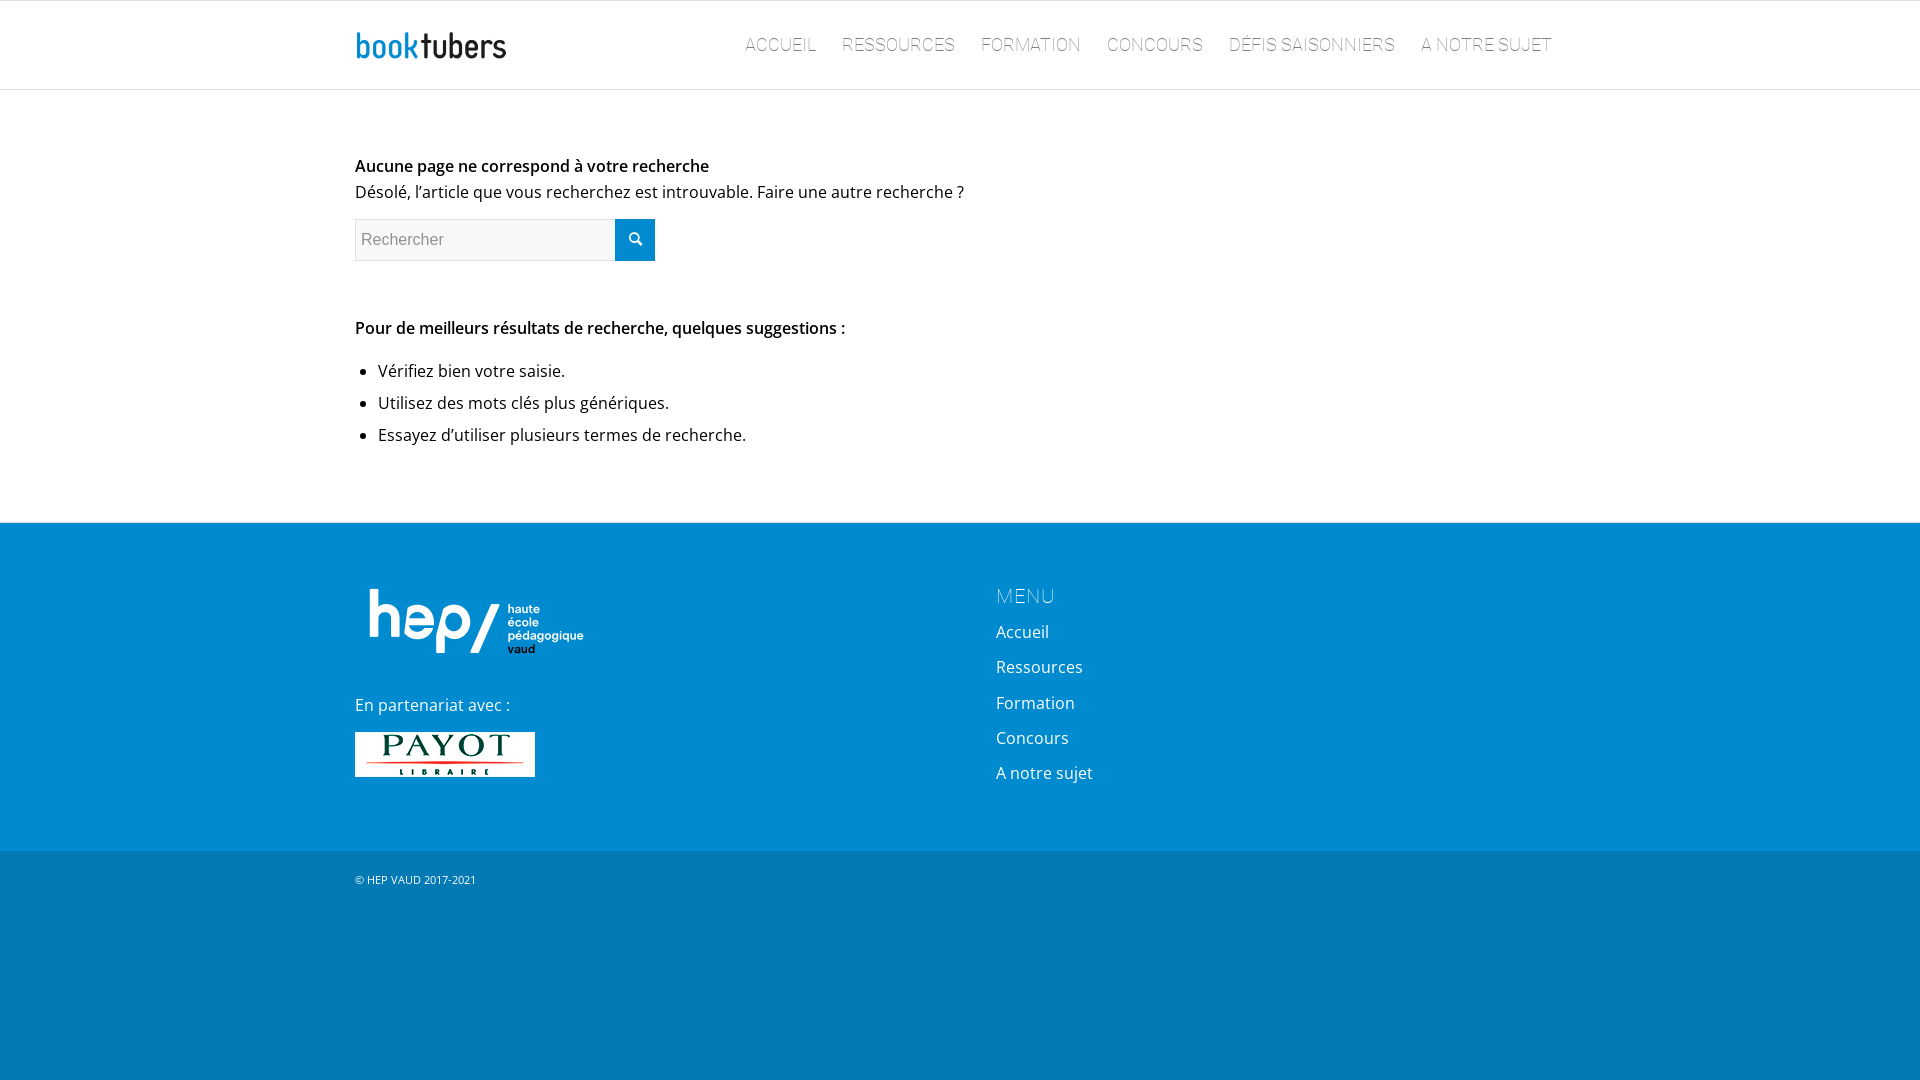  What do you see at coordinates (469, 618) in the screenshot?
I see `'HEP Vaud'` at bounding box center [469, 618].